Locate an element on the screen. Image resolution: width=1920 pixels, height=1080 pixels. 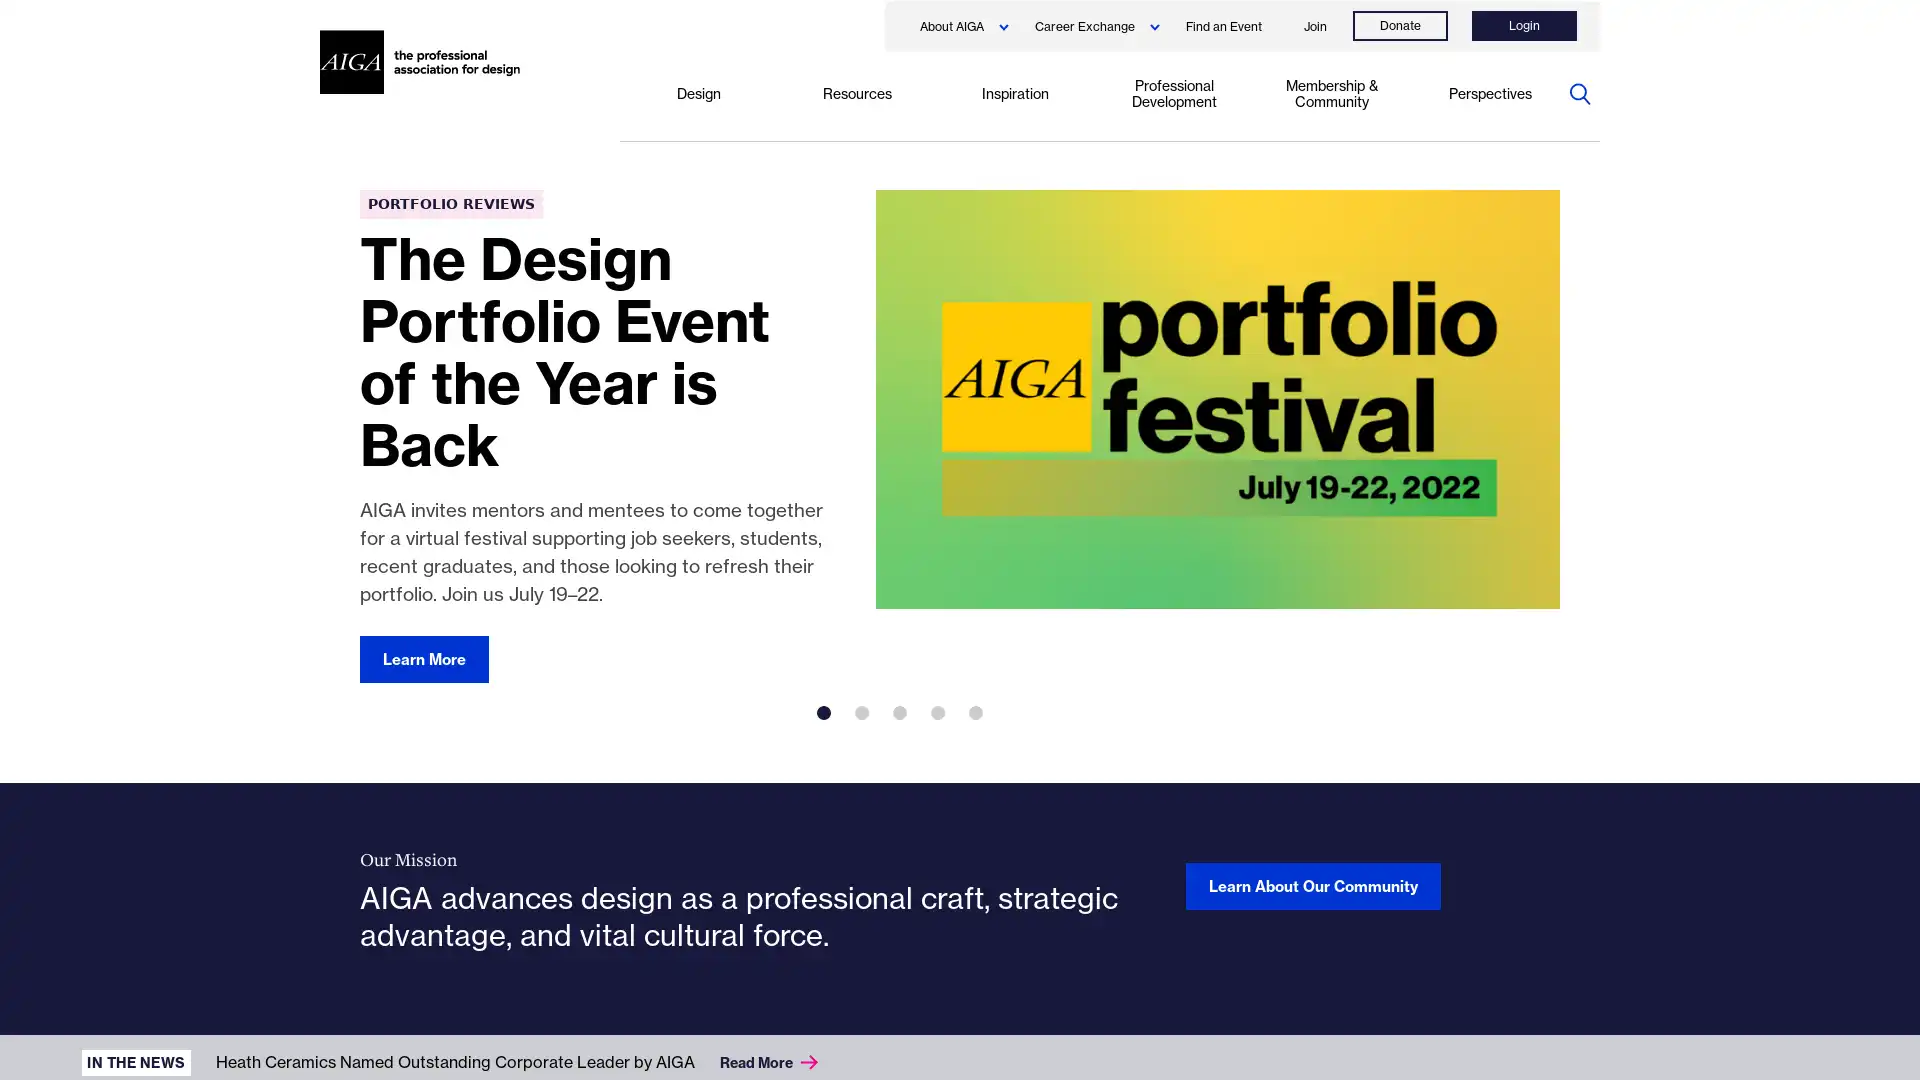
4 of 5 is located at coordinates (936, 712).